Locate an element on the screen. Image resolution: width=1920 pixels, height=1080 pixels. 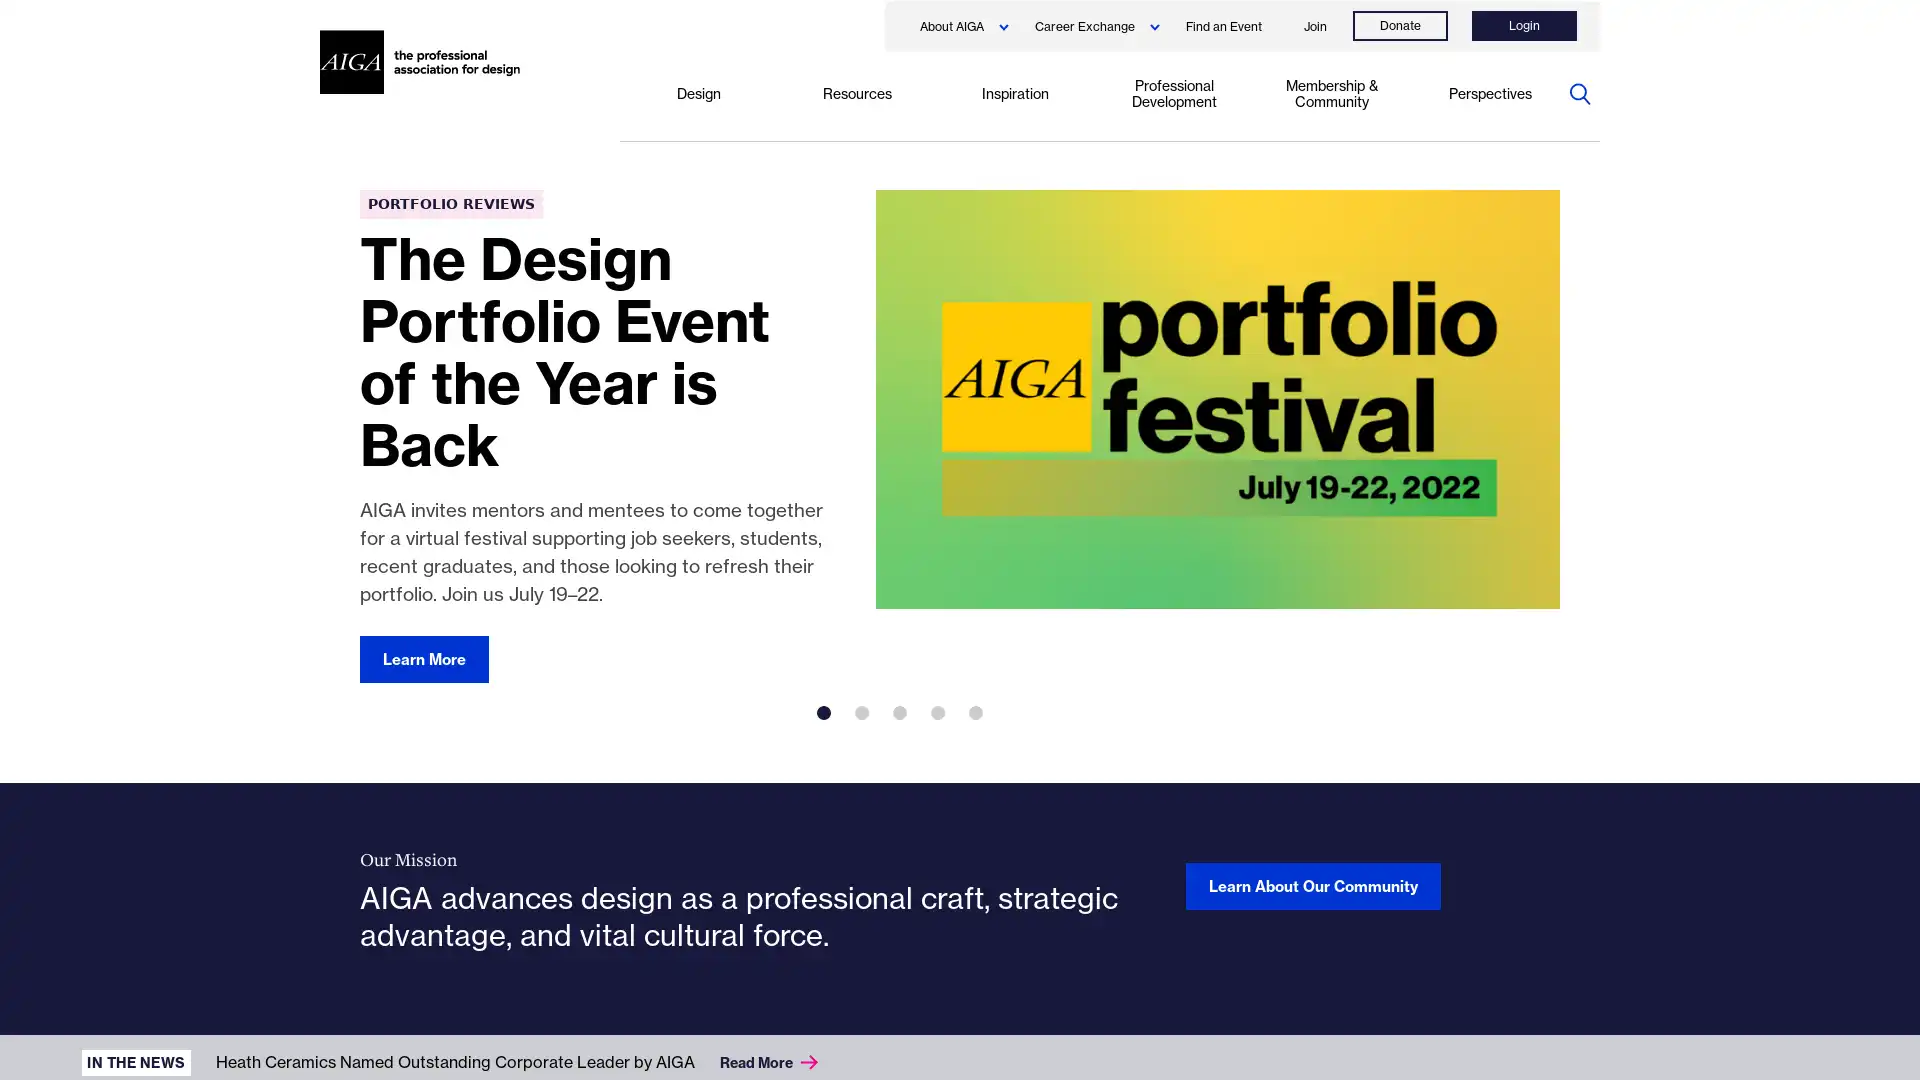
4 of 5 is located at coordinates (936, 712).